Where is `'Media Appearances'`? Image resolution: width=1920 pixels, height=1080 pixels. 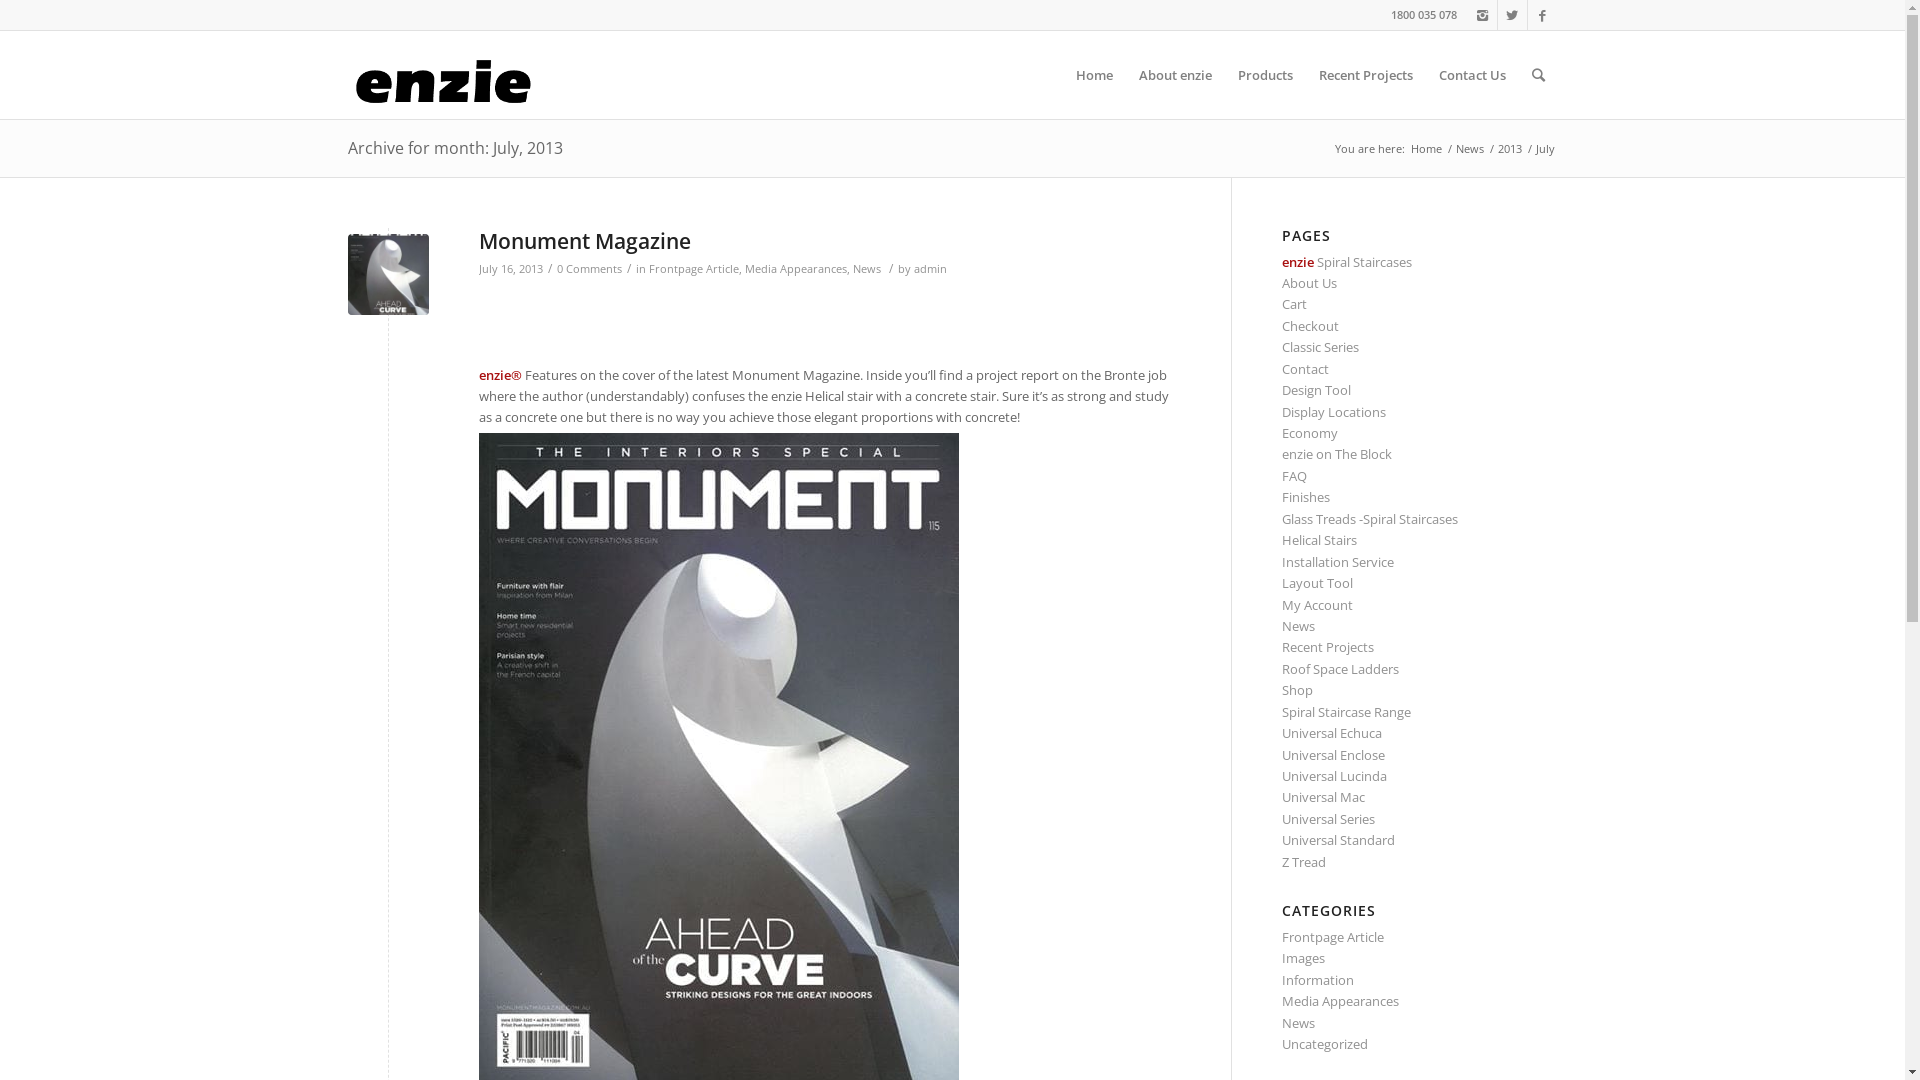 'Media Appearances' is located at coordinates (1340, 1001).